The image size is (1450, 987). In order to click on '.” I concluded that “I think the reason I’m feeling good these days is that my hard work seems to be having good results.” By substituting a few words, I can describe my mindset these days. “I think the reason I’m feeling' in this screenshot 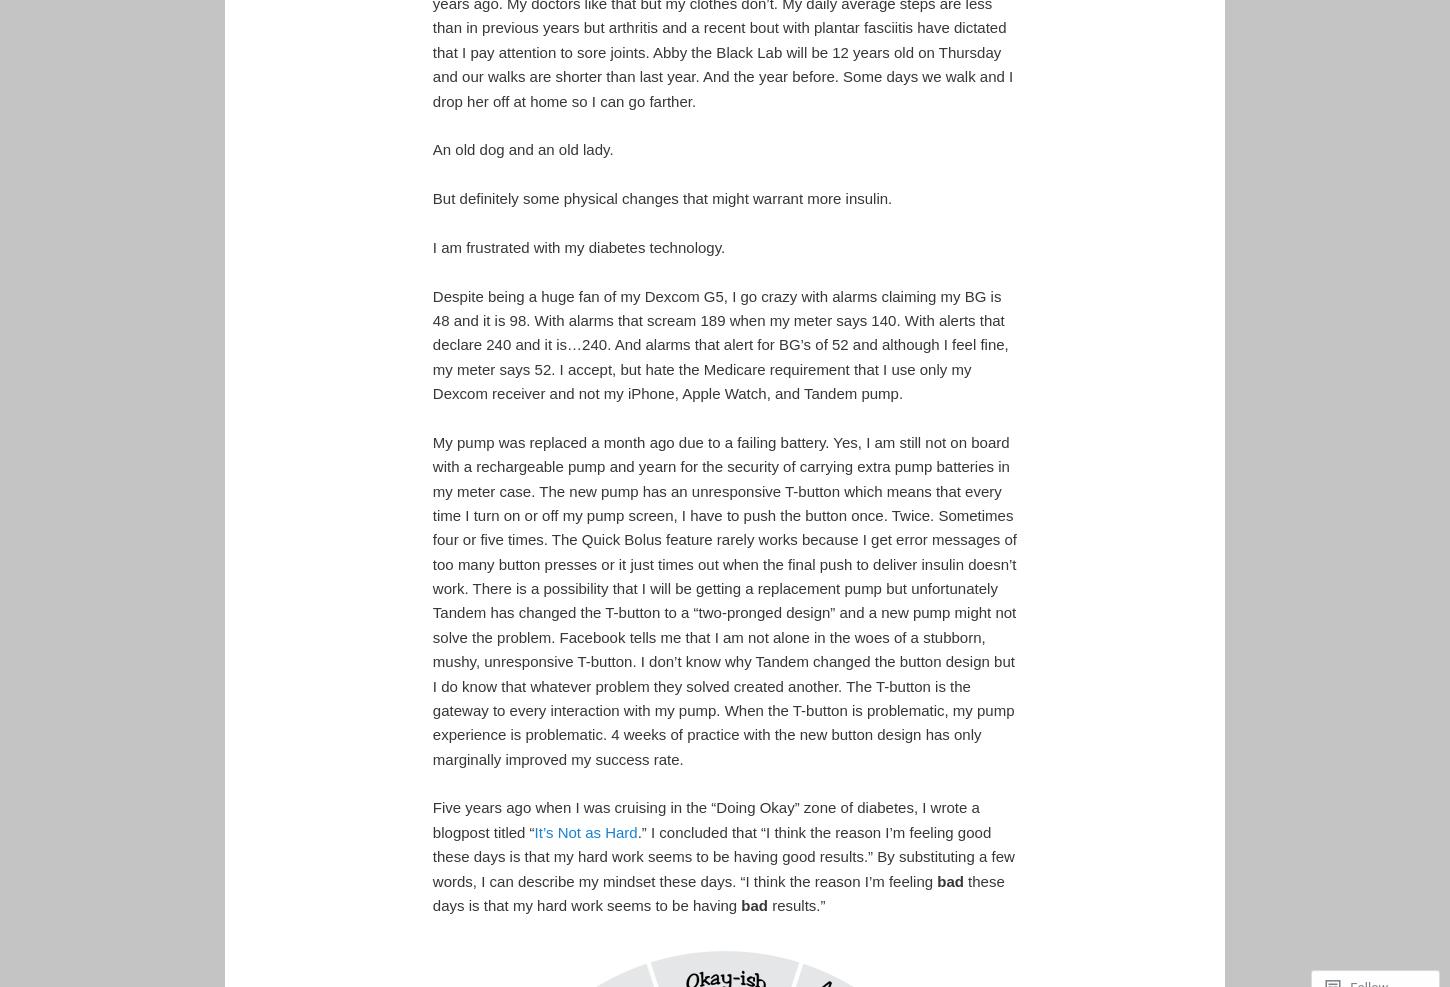, I will do `click(430, 855)`.